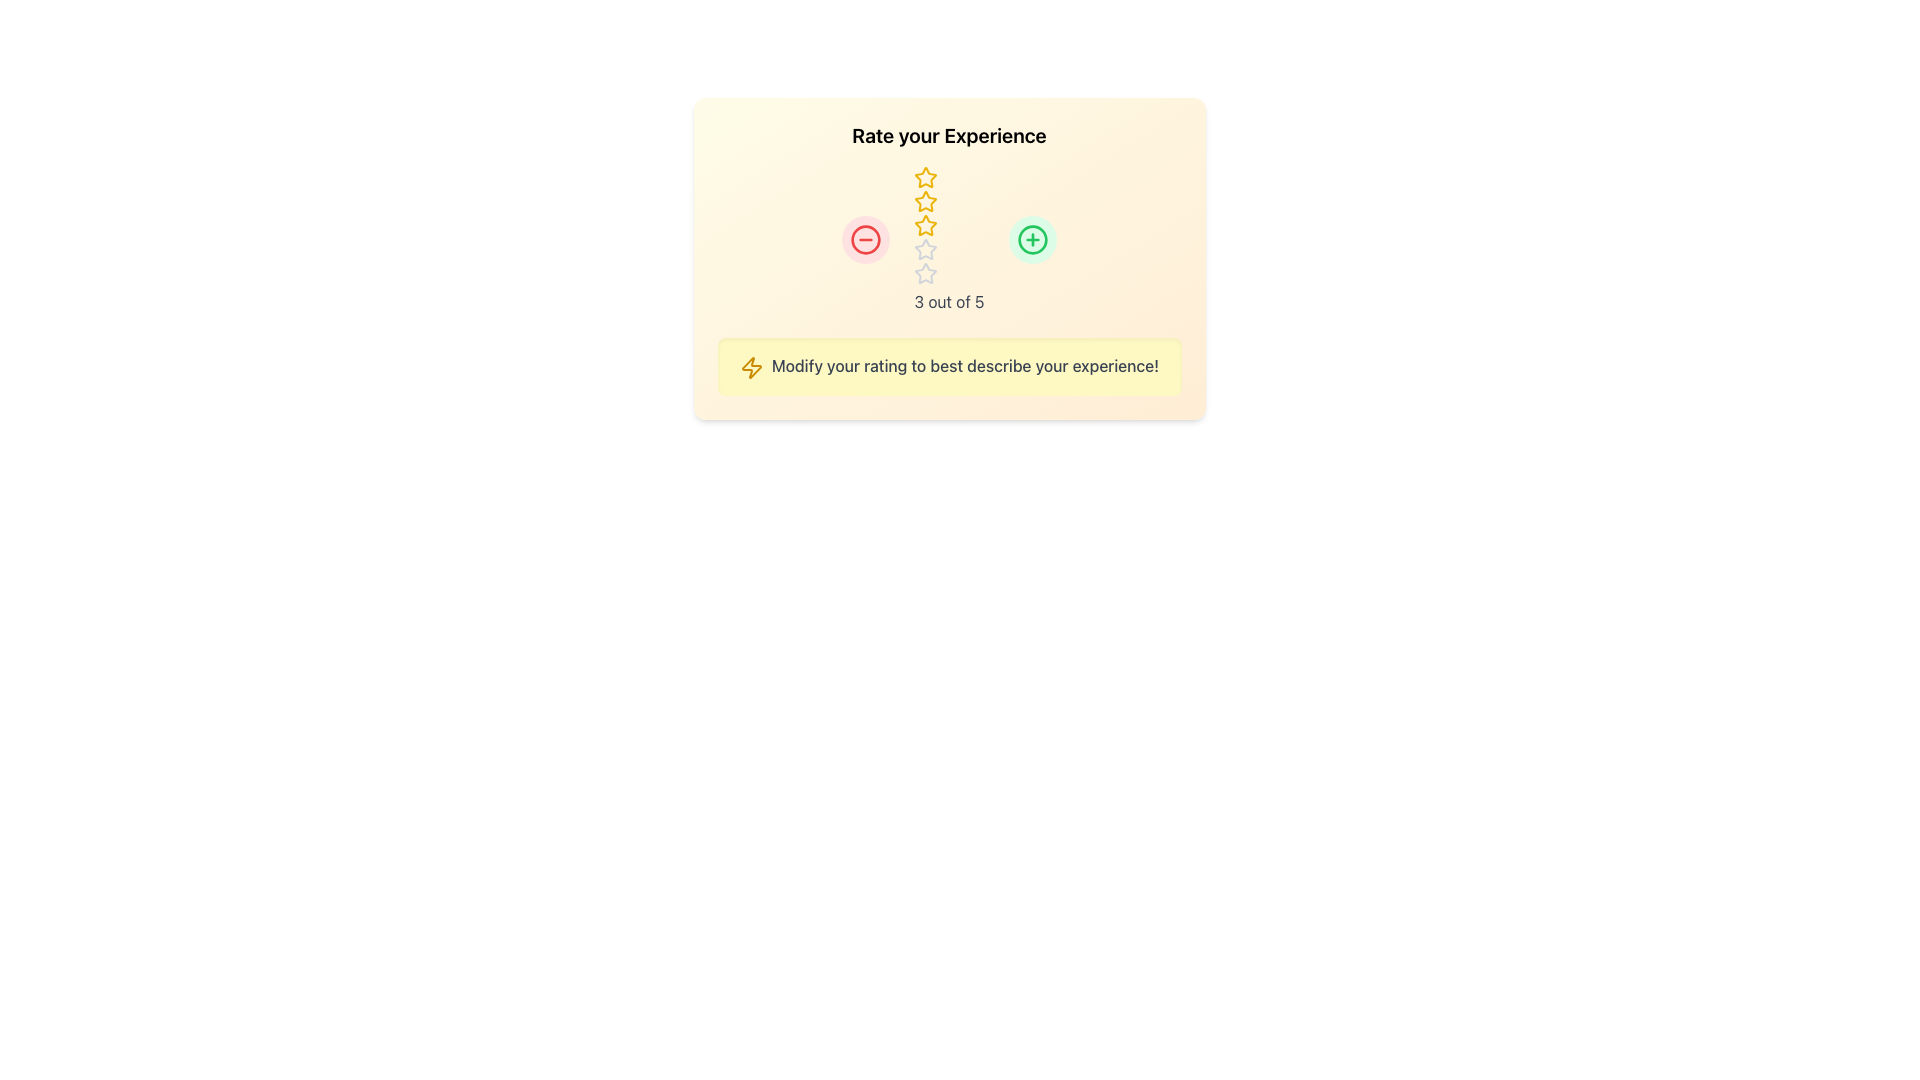 This screenshot has height=1080, width=1920. I want to click on the third star icon in the rating system, which indicates a score of 3 out of 5, located below the heading 'Rate your Experience', so click(925, 201).